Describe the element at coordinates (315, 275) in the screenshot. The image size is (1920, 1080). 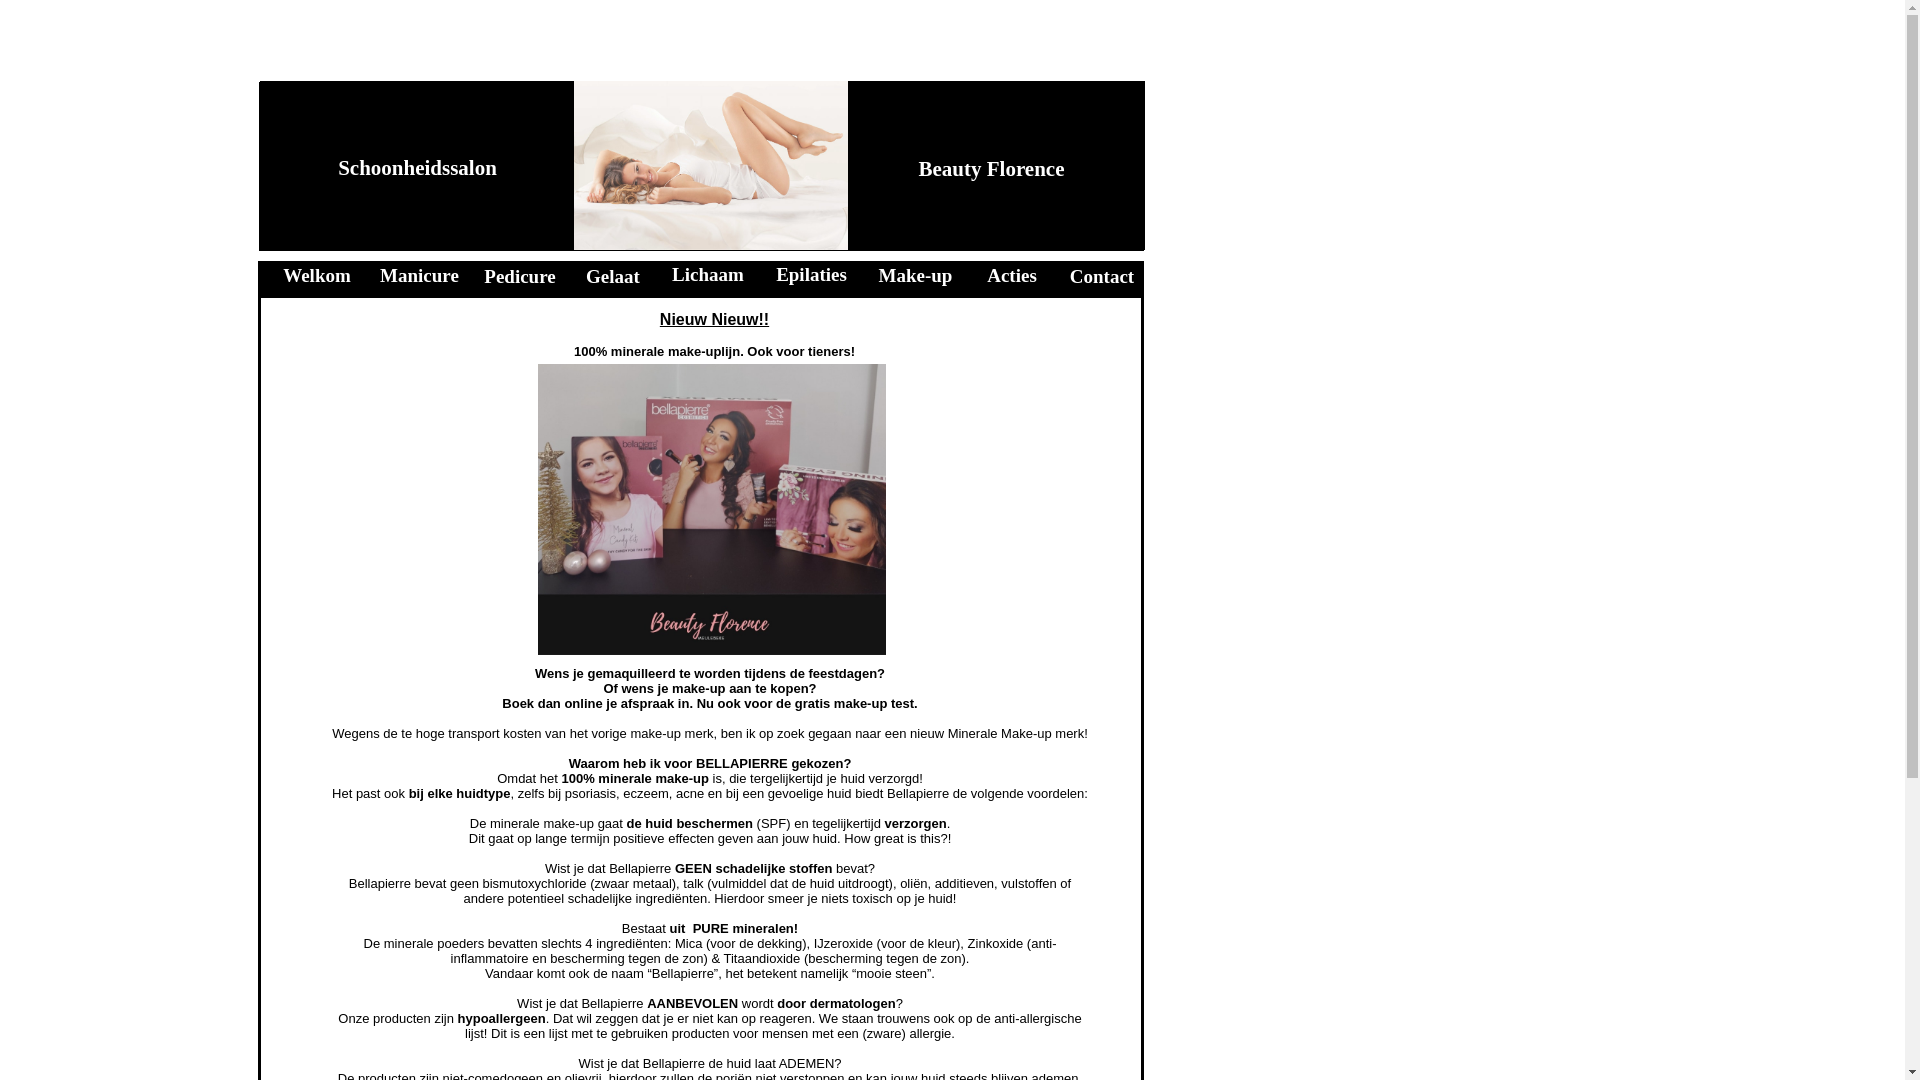
I see `'Welkom'` at that location.